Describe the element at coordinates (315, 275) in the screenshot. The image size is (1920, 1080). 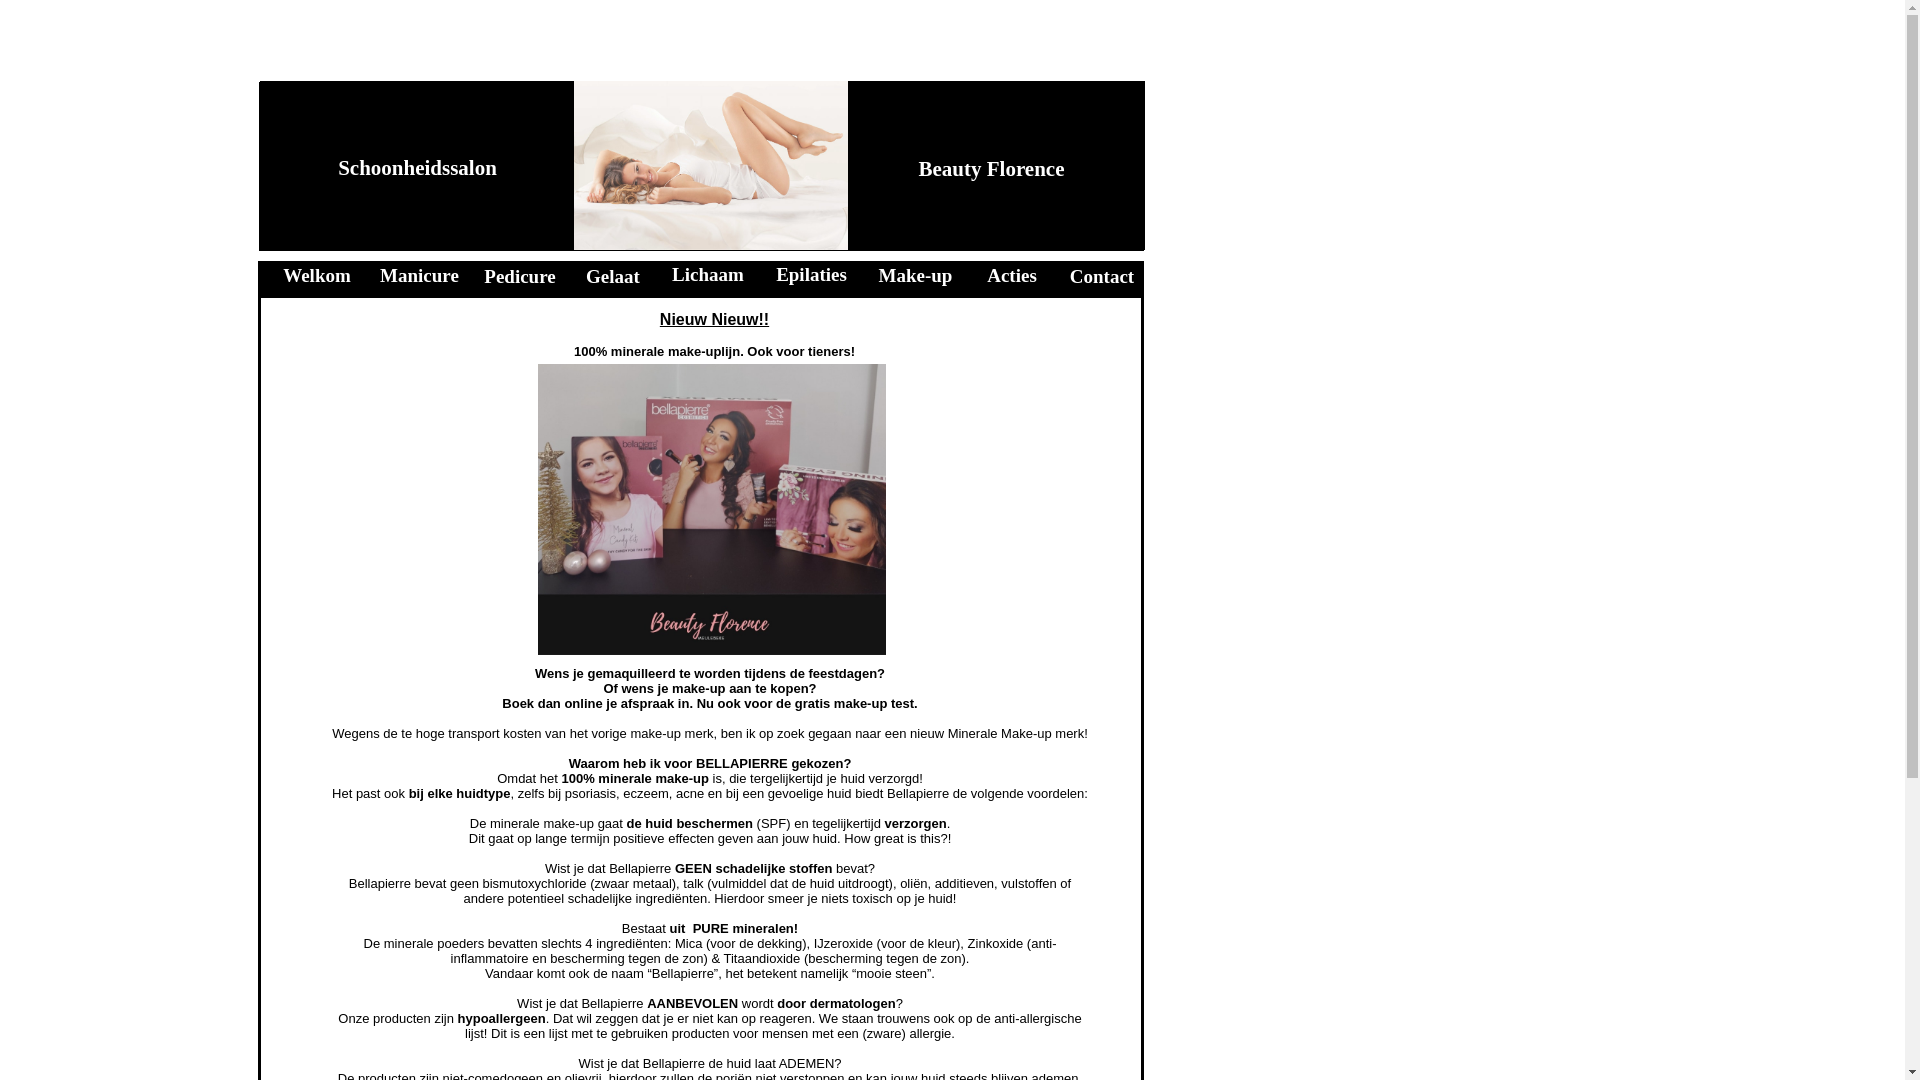
I see `'Welkom'` at that location.